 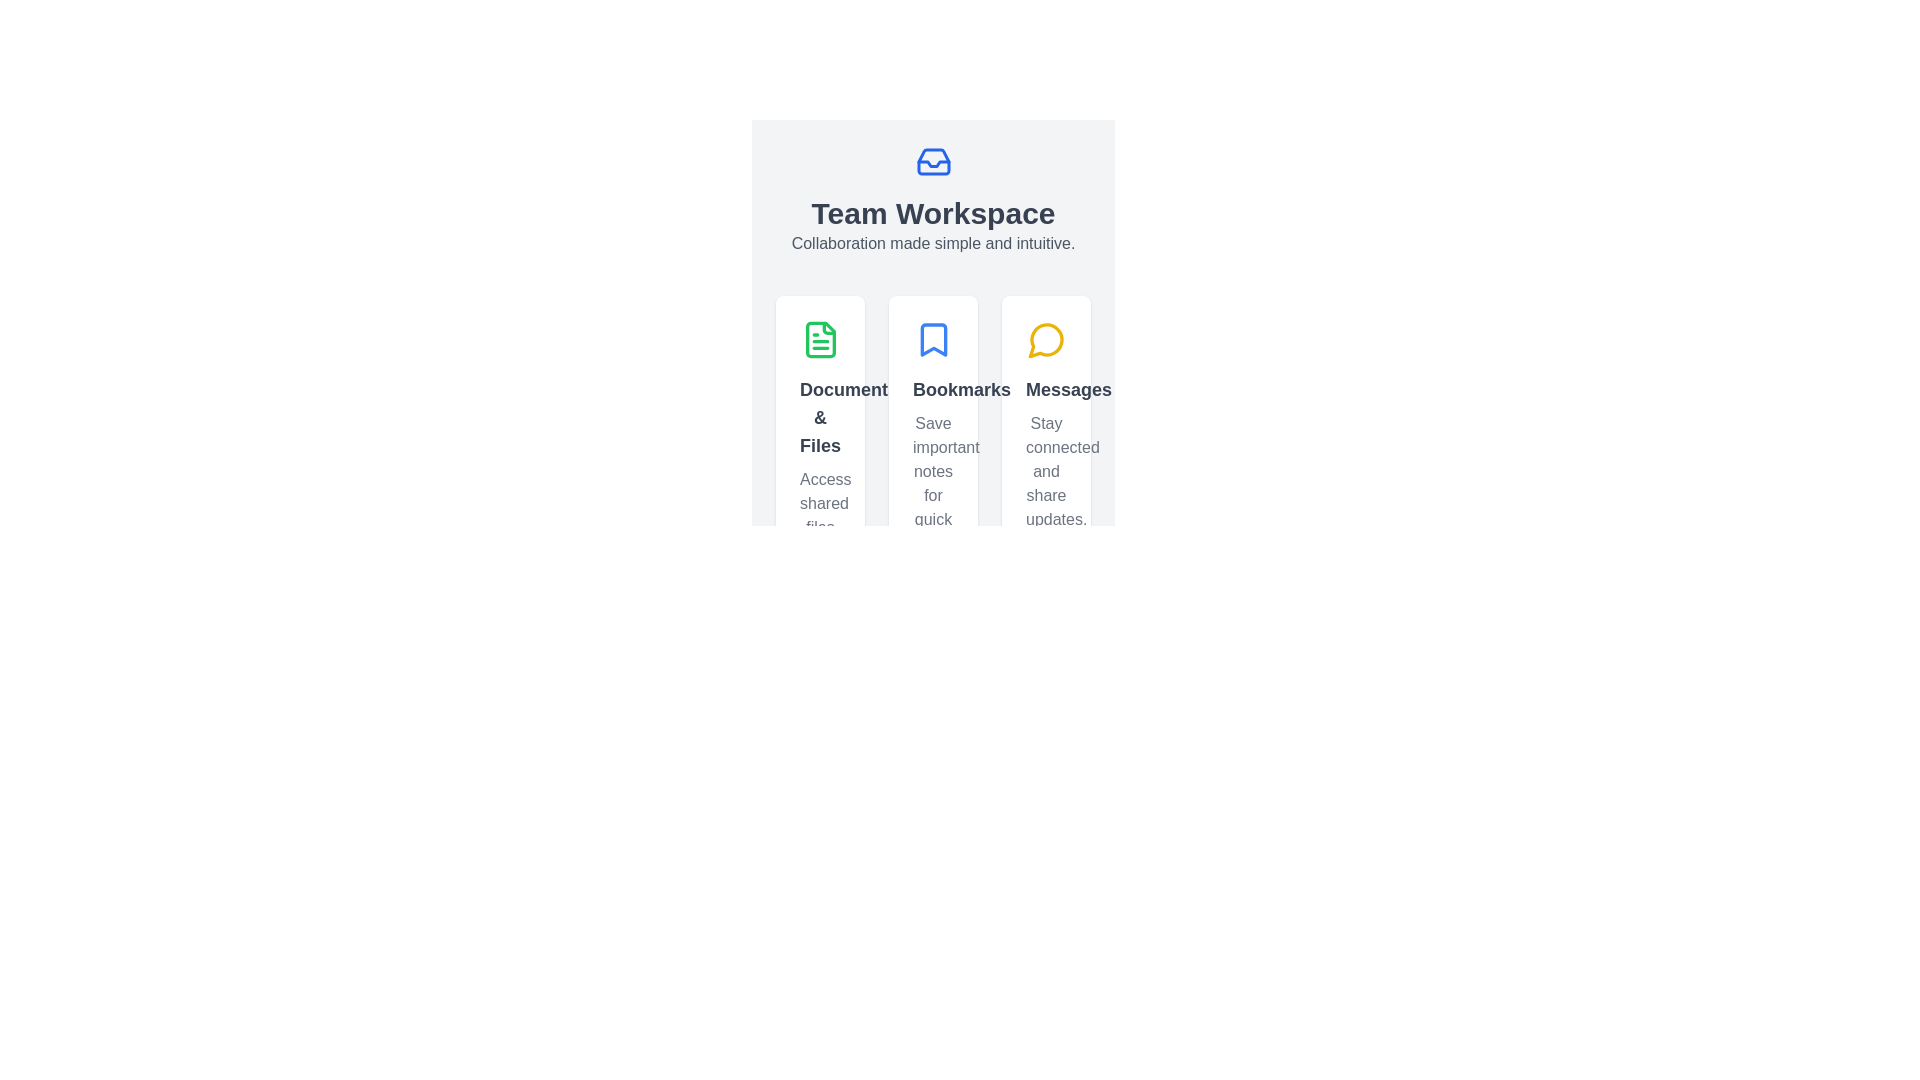 I want to click on the text label displaying 'Stay connected and share updates.' which is positioned below the 'Messages' title and above the 'Dismiss Messages' button, so click(x=1045, y=471).